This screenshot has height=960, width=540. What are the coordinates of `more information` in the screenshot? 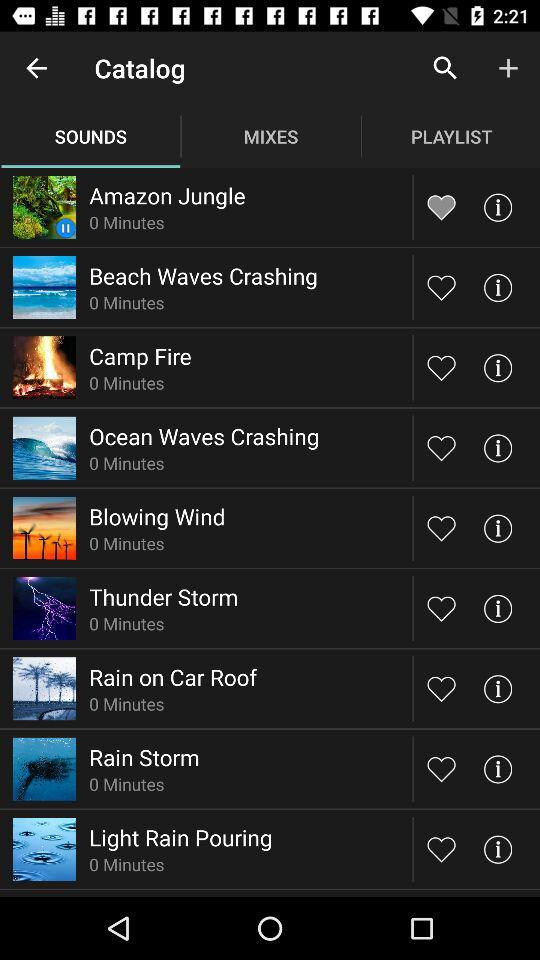 It's located at (496, 848).